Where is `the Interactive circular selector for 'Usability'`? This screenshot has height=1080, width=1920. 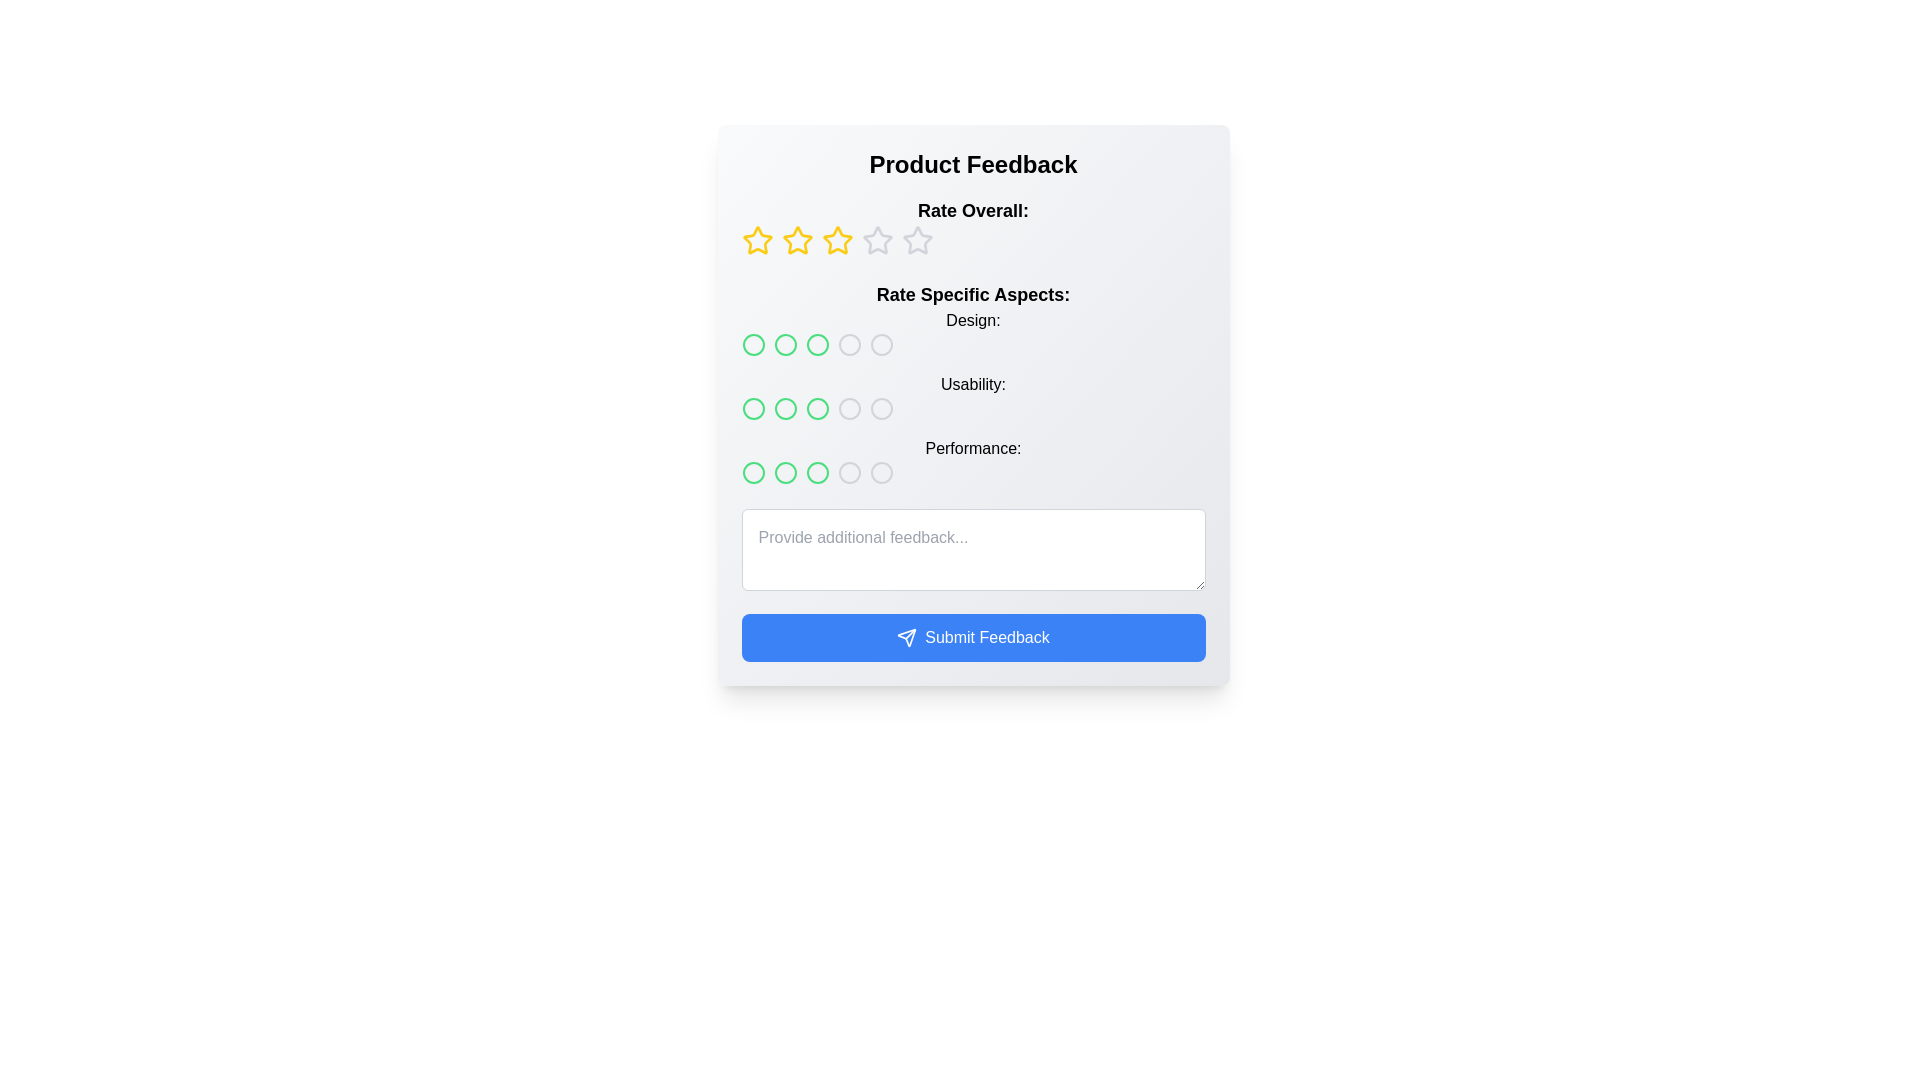 the Interactive circular selector for 'Usability' is located at coordinates (880, 407).